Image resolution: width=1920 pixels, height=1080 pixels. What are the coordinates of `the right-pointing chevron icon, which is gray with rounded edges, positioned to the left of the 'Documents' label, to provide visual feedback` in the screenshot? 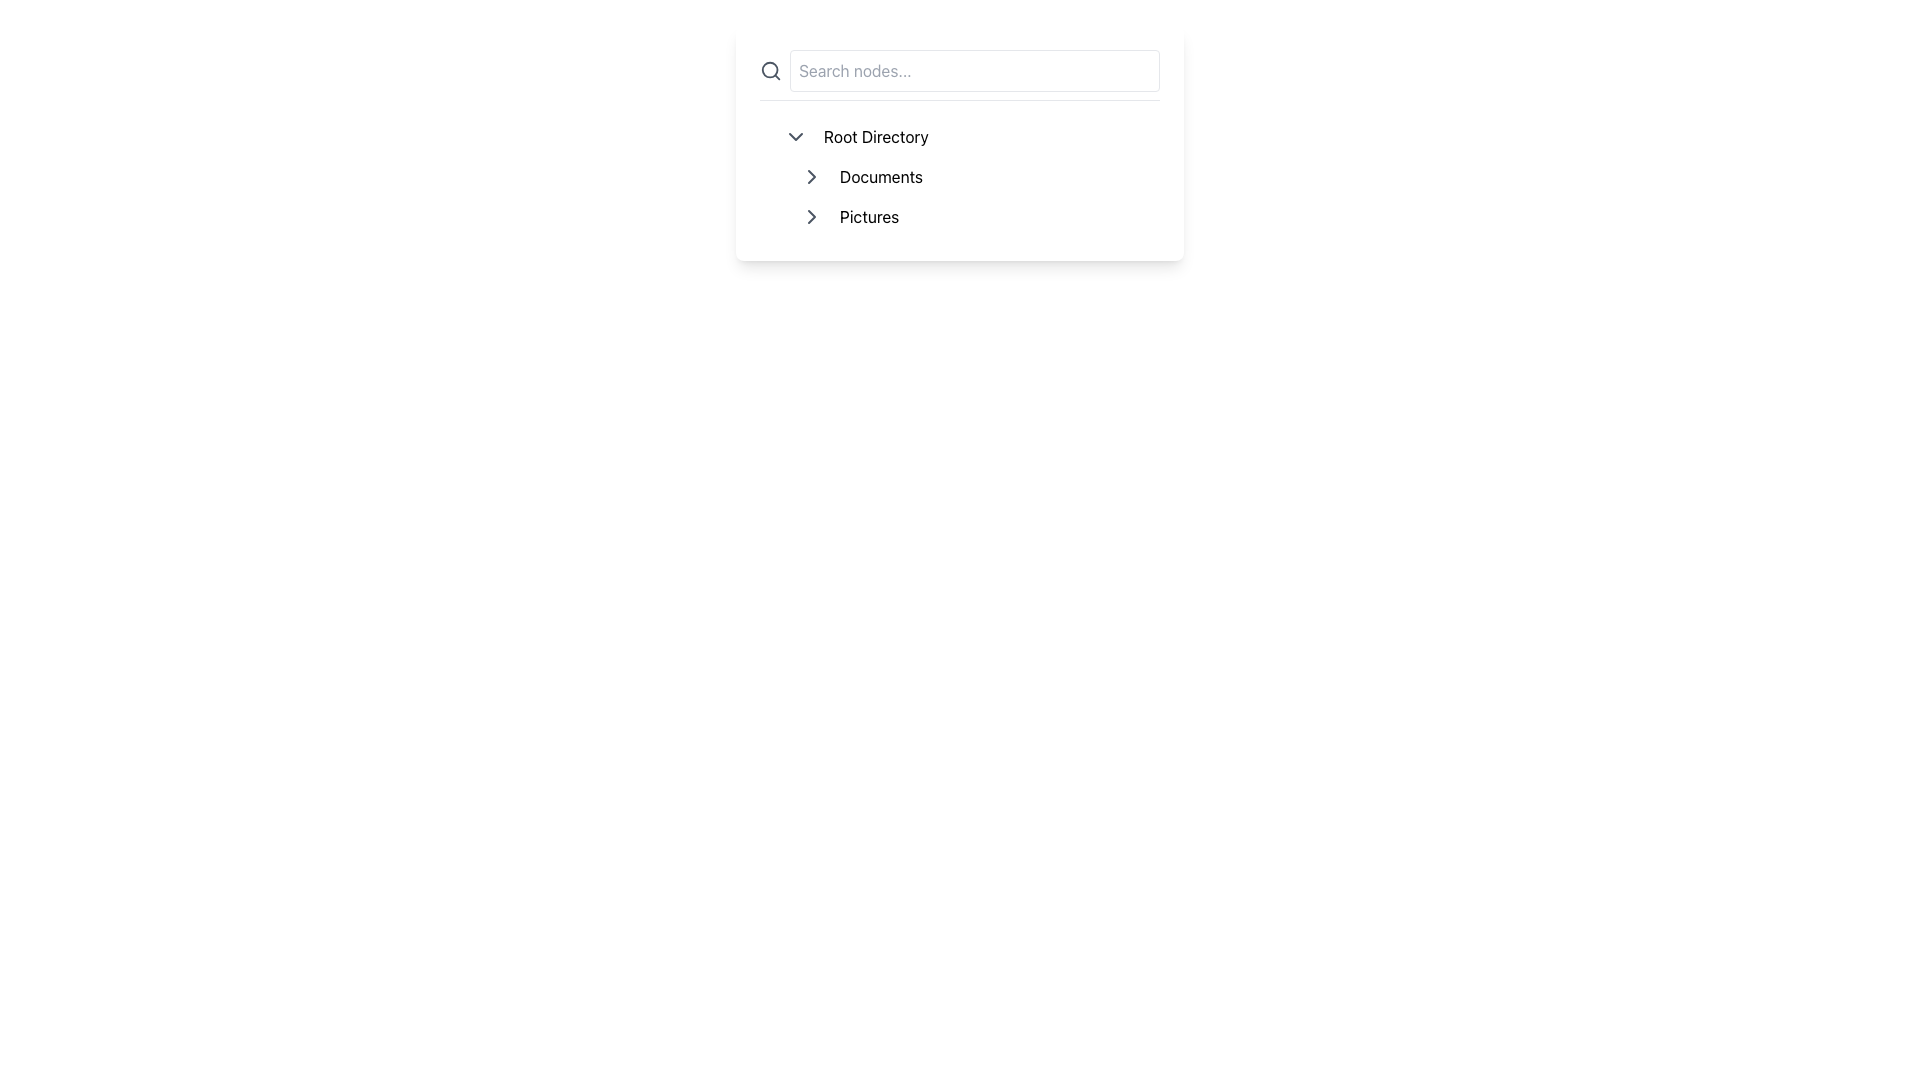 It's located at (811, 176).